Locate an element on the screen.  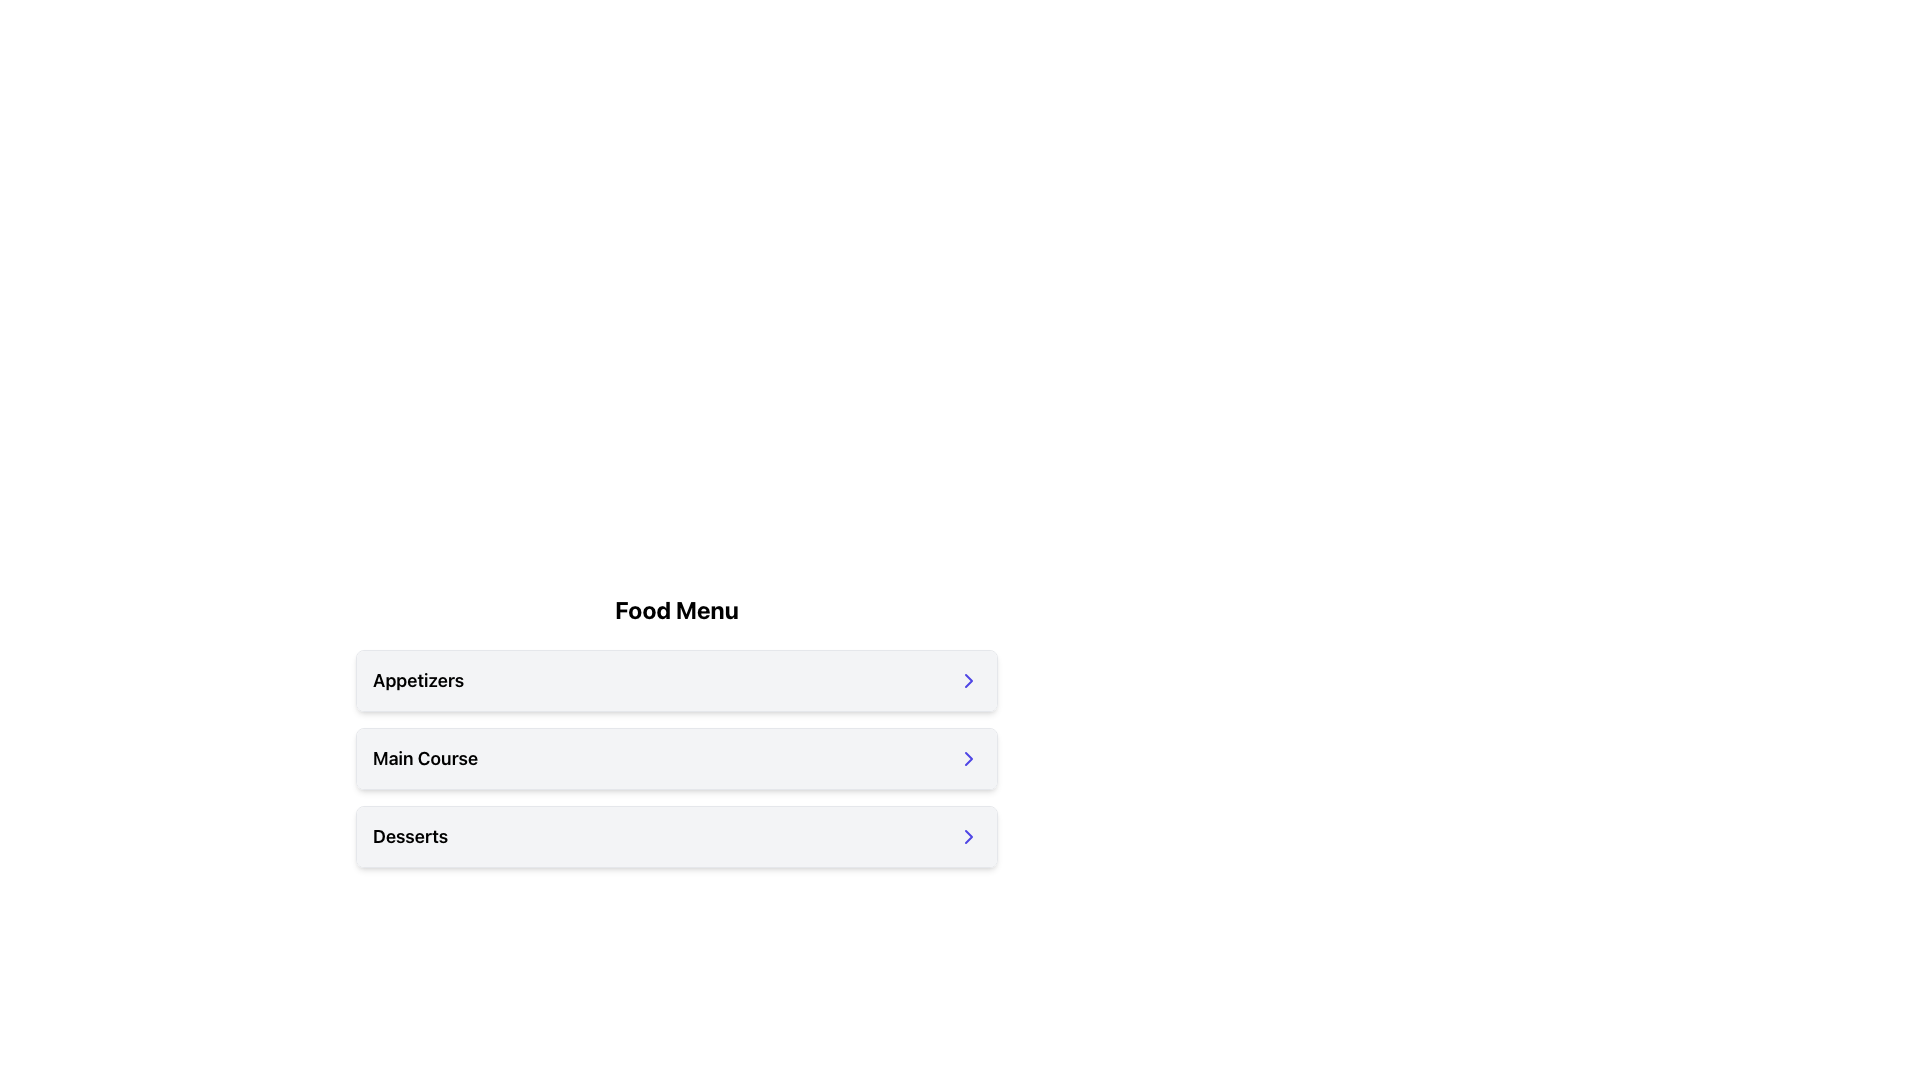
the 'Appetizers' static text label, which serves as a header for the menu section, to observe any potential visual effects is located at coordinates (417, 680).